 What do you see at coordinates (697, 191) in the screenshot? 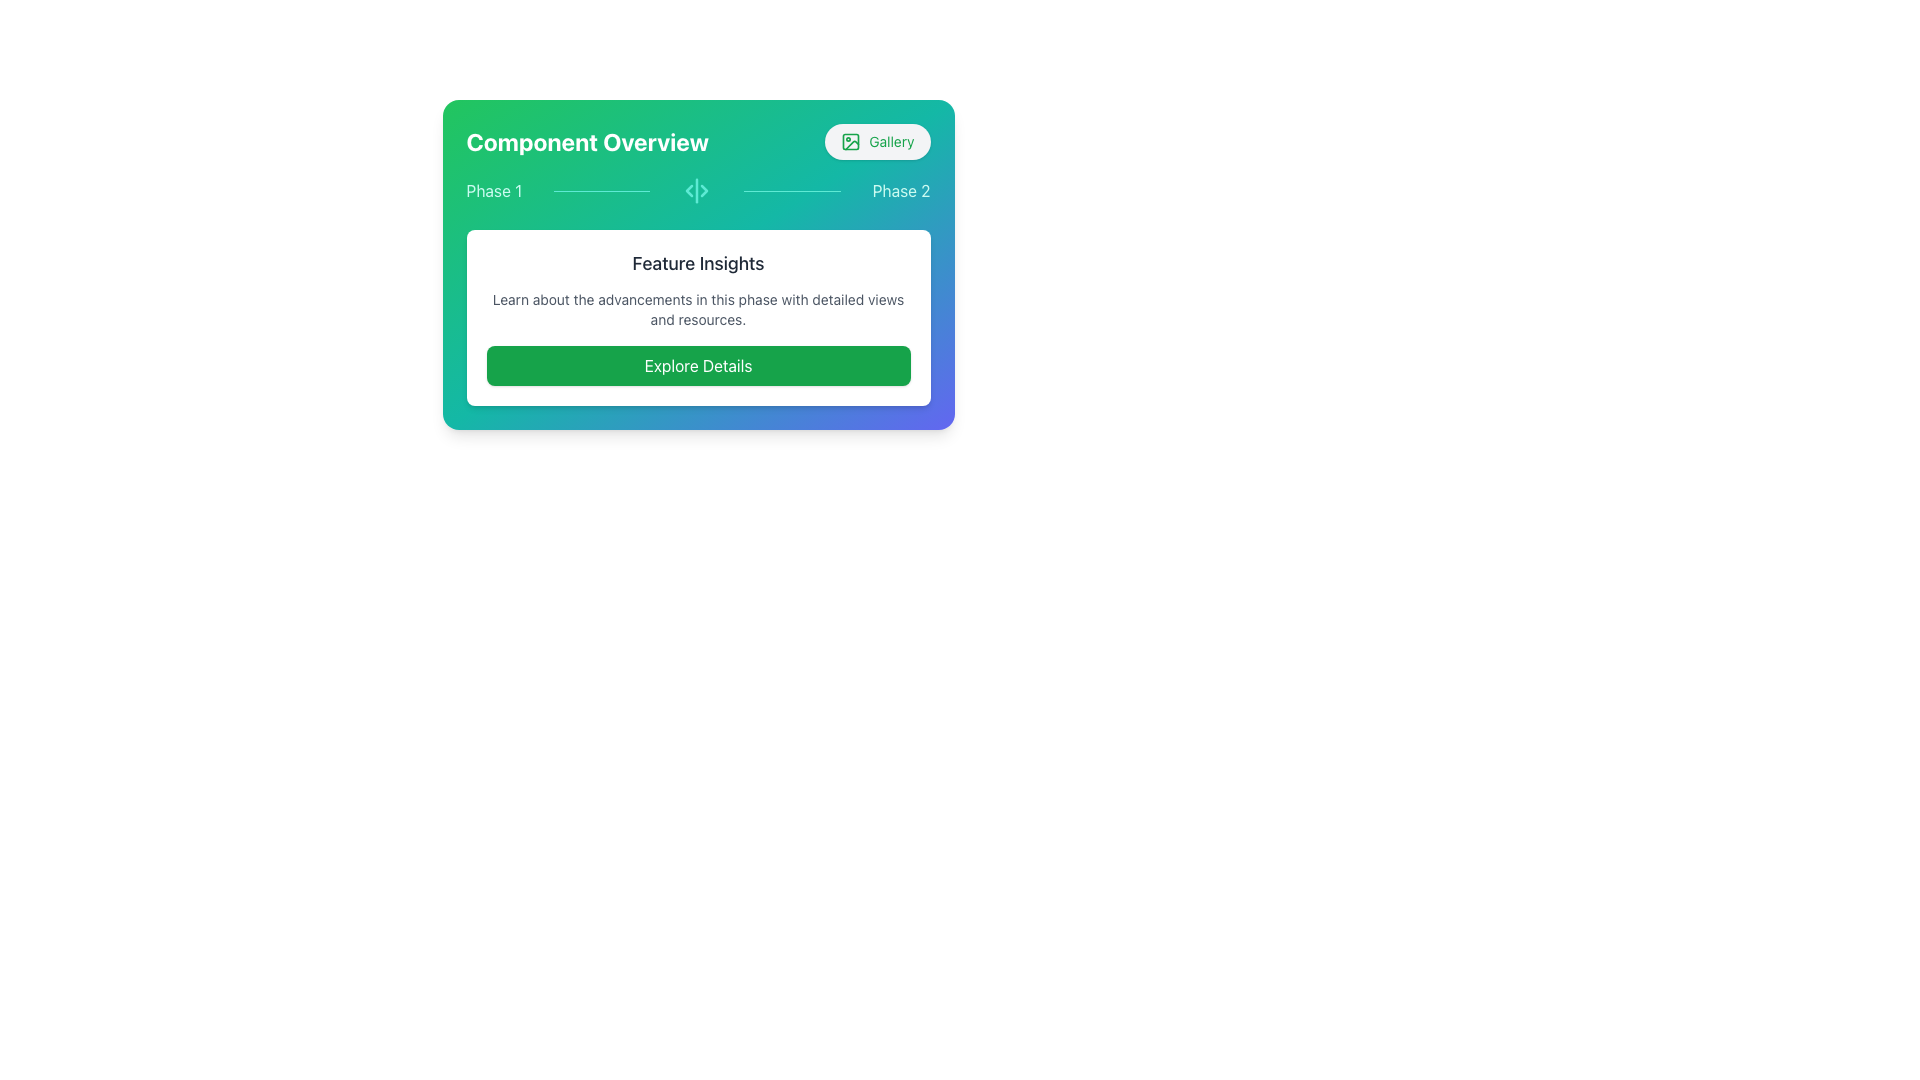
I see `the teal-colored vertical separator with triangular markers located between the labels 'Phase 1' and 'Phase 2'` at bounding box center [697, 191].